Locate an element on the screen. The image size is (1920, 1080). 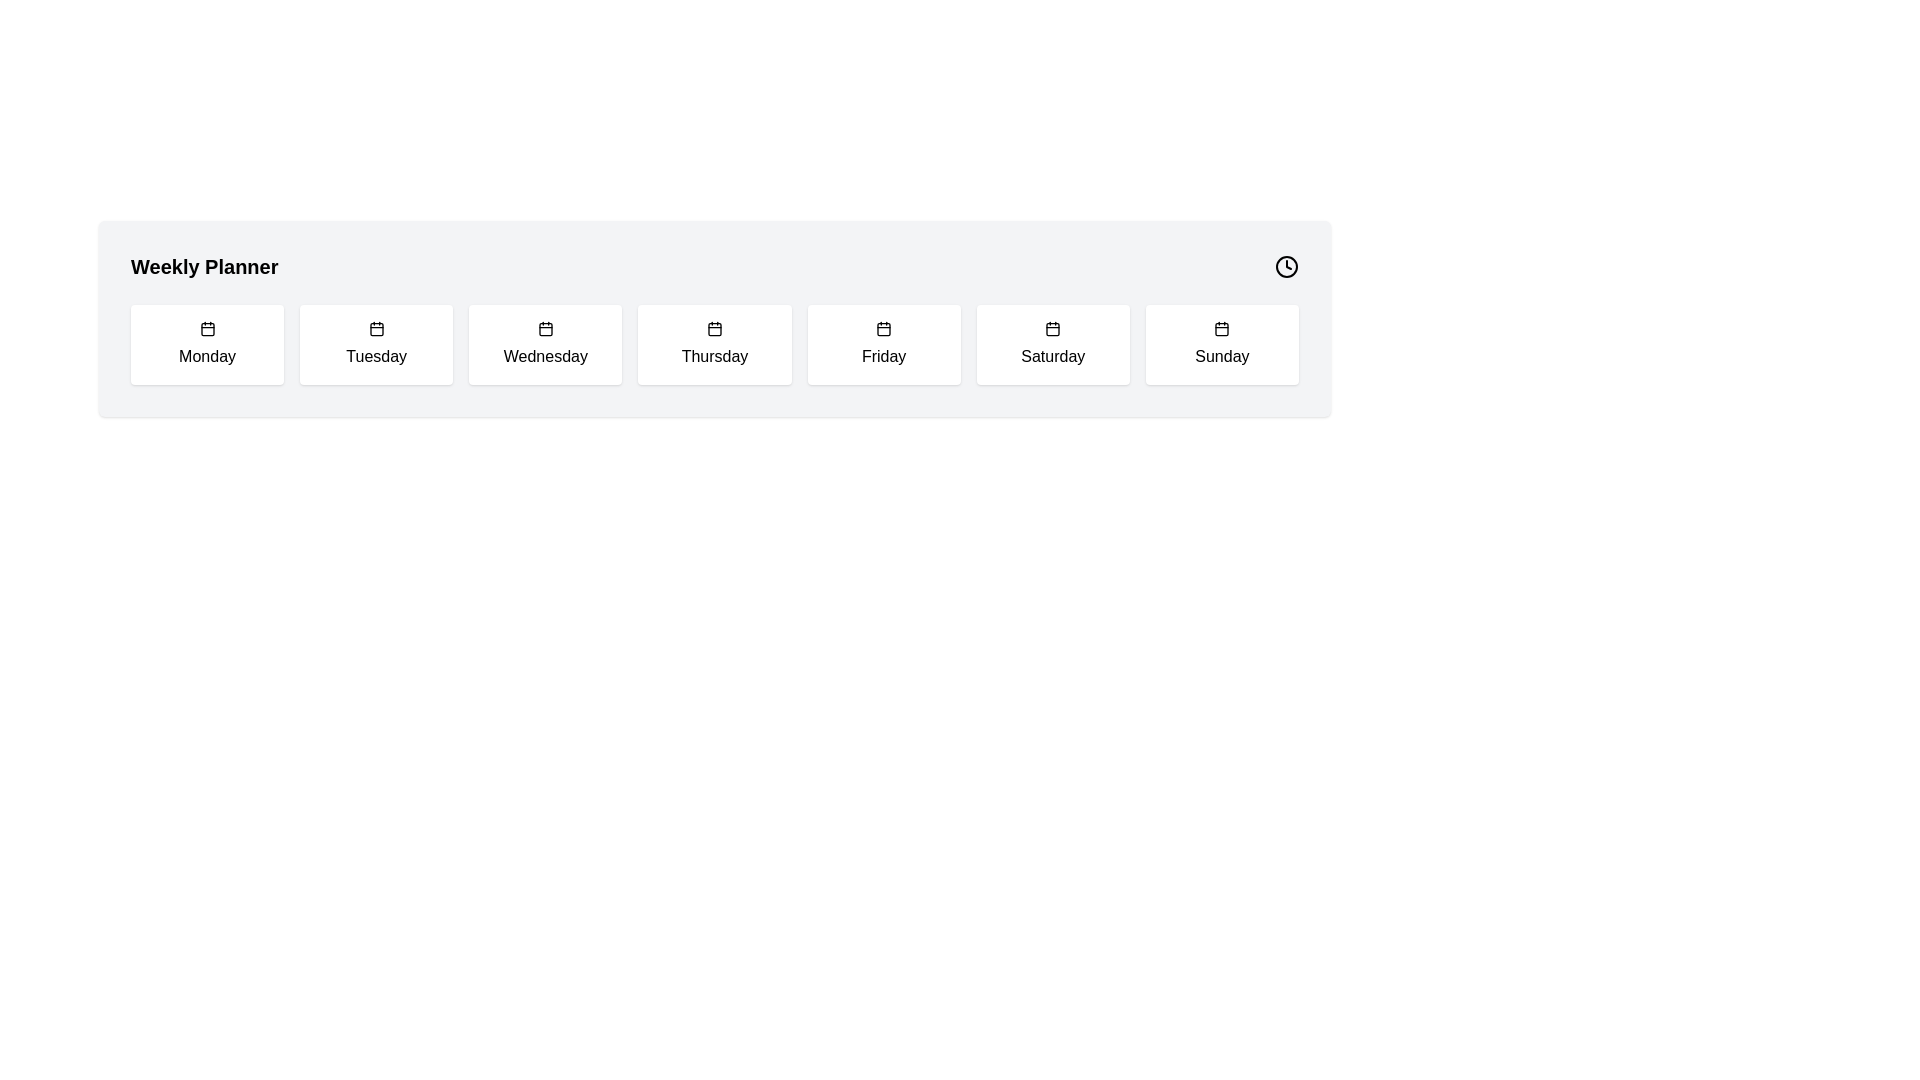
the 'Monday' button in the Weekly Planner is located at coordinates (207, 343).